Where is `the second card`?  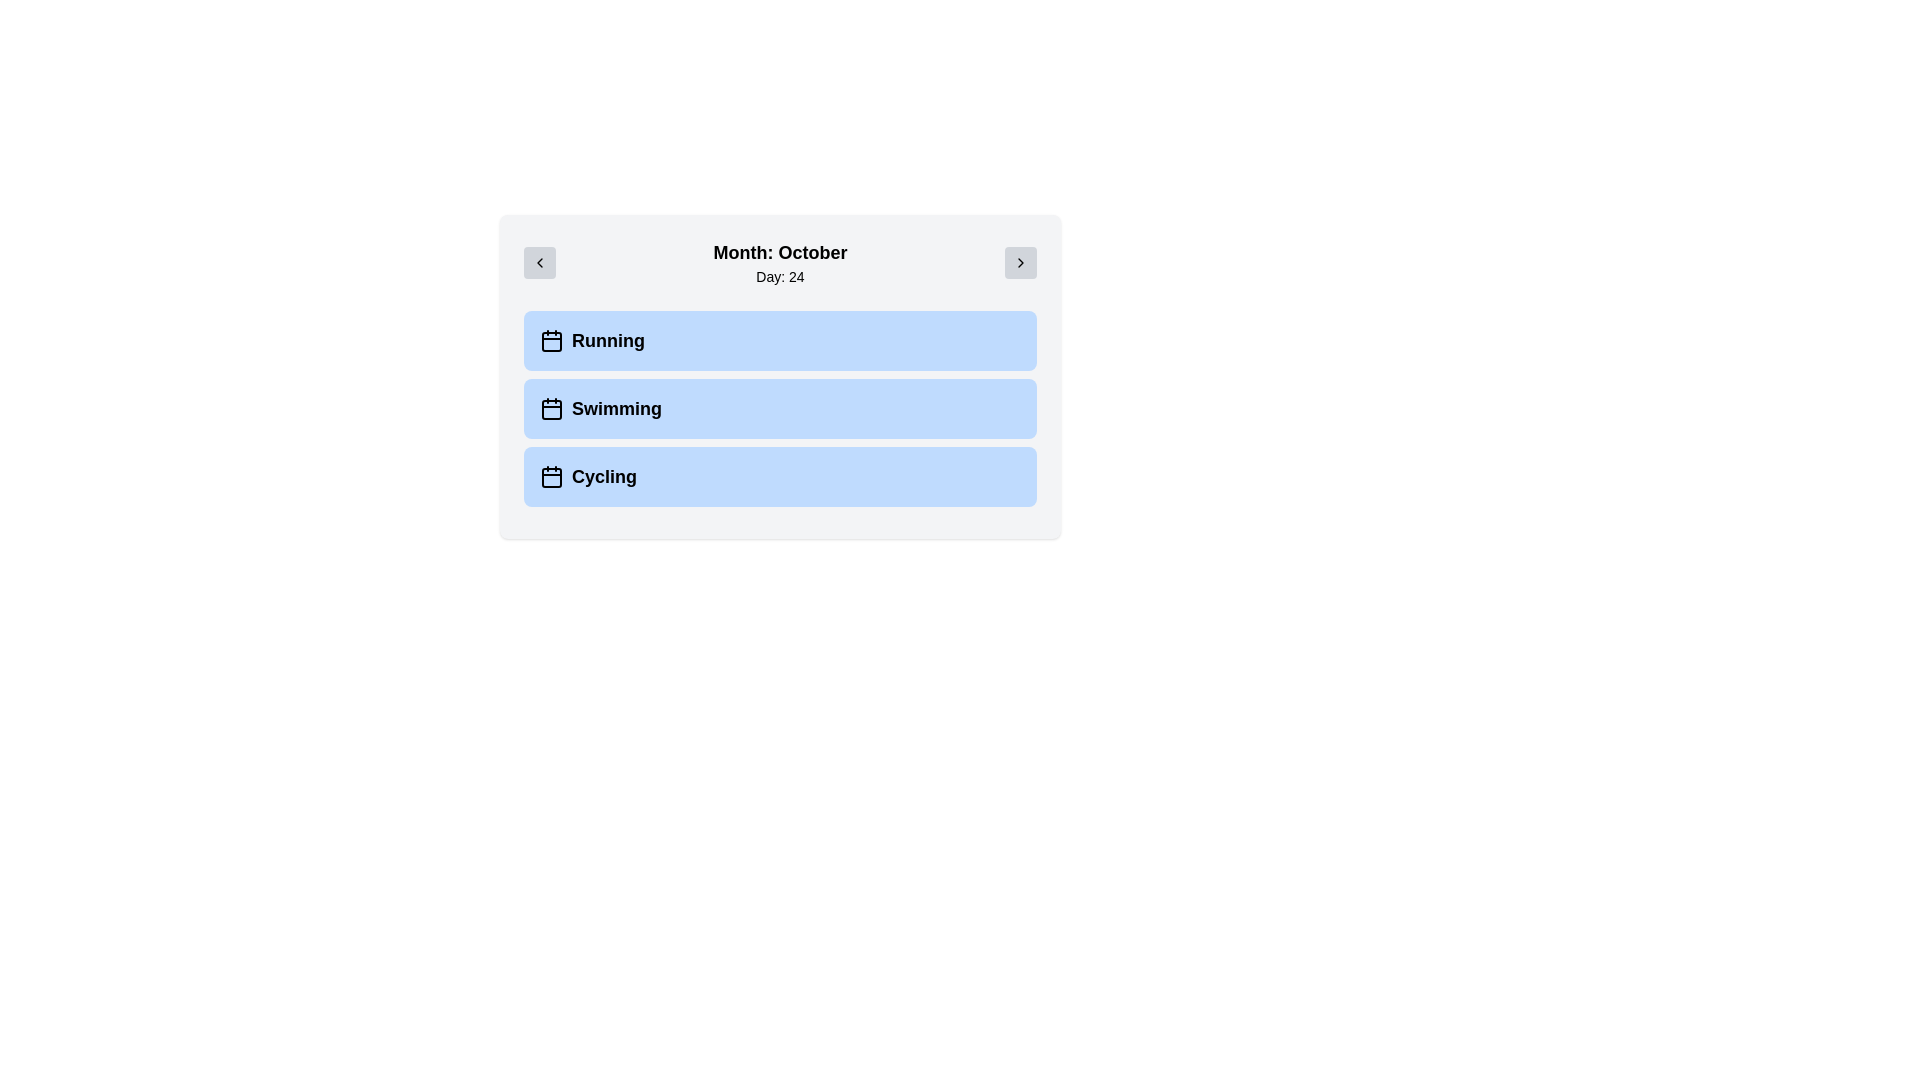
the second card is located at coordinates (779, 377).